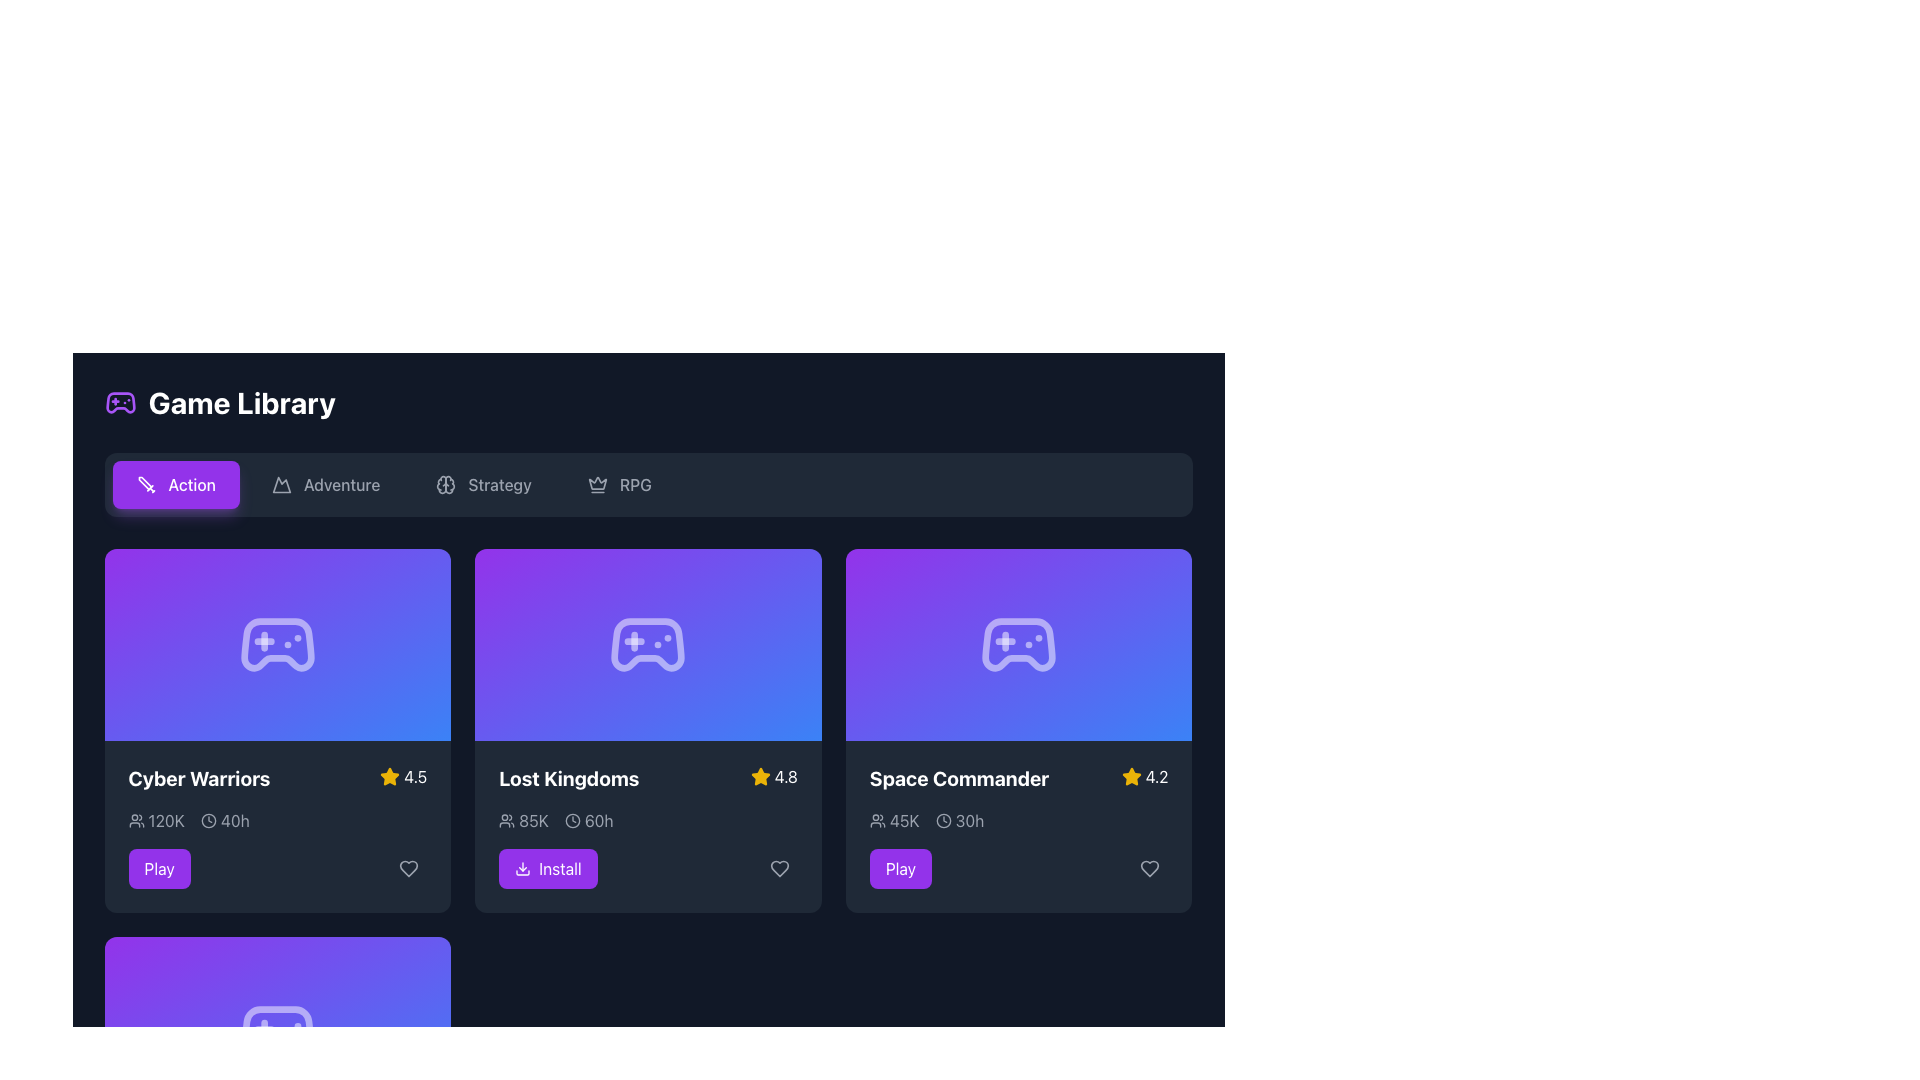  Describe the element at coordinates (634, 485) in the screenshot. I see `the Text label representing the RPG category, which is the last item in the category selector bar at the top of the interface` at that location.